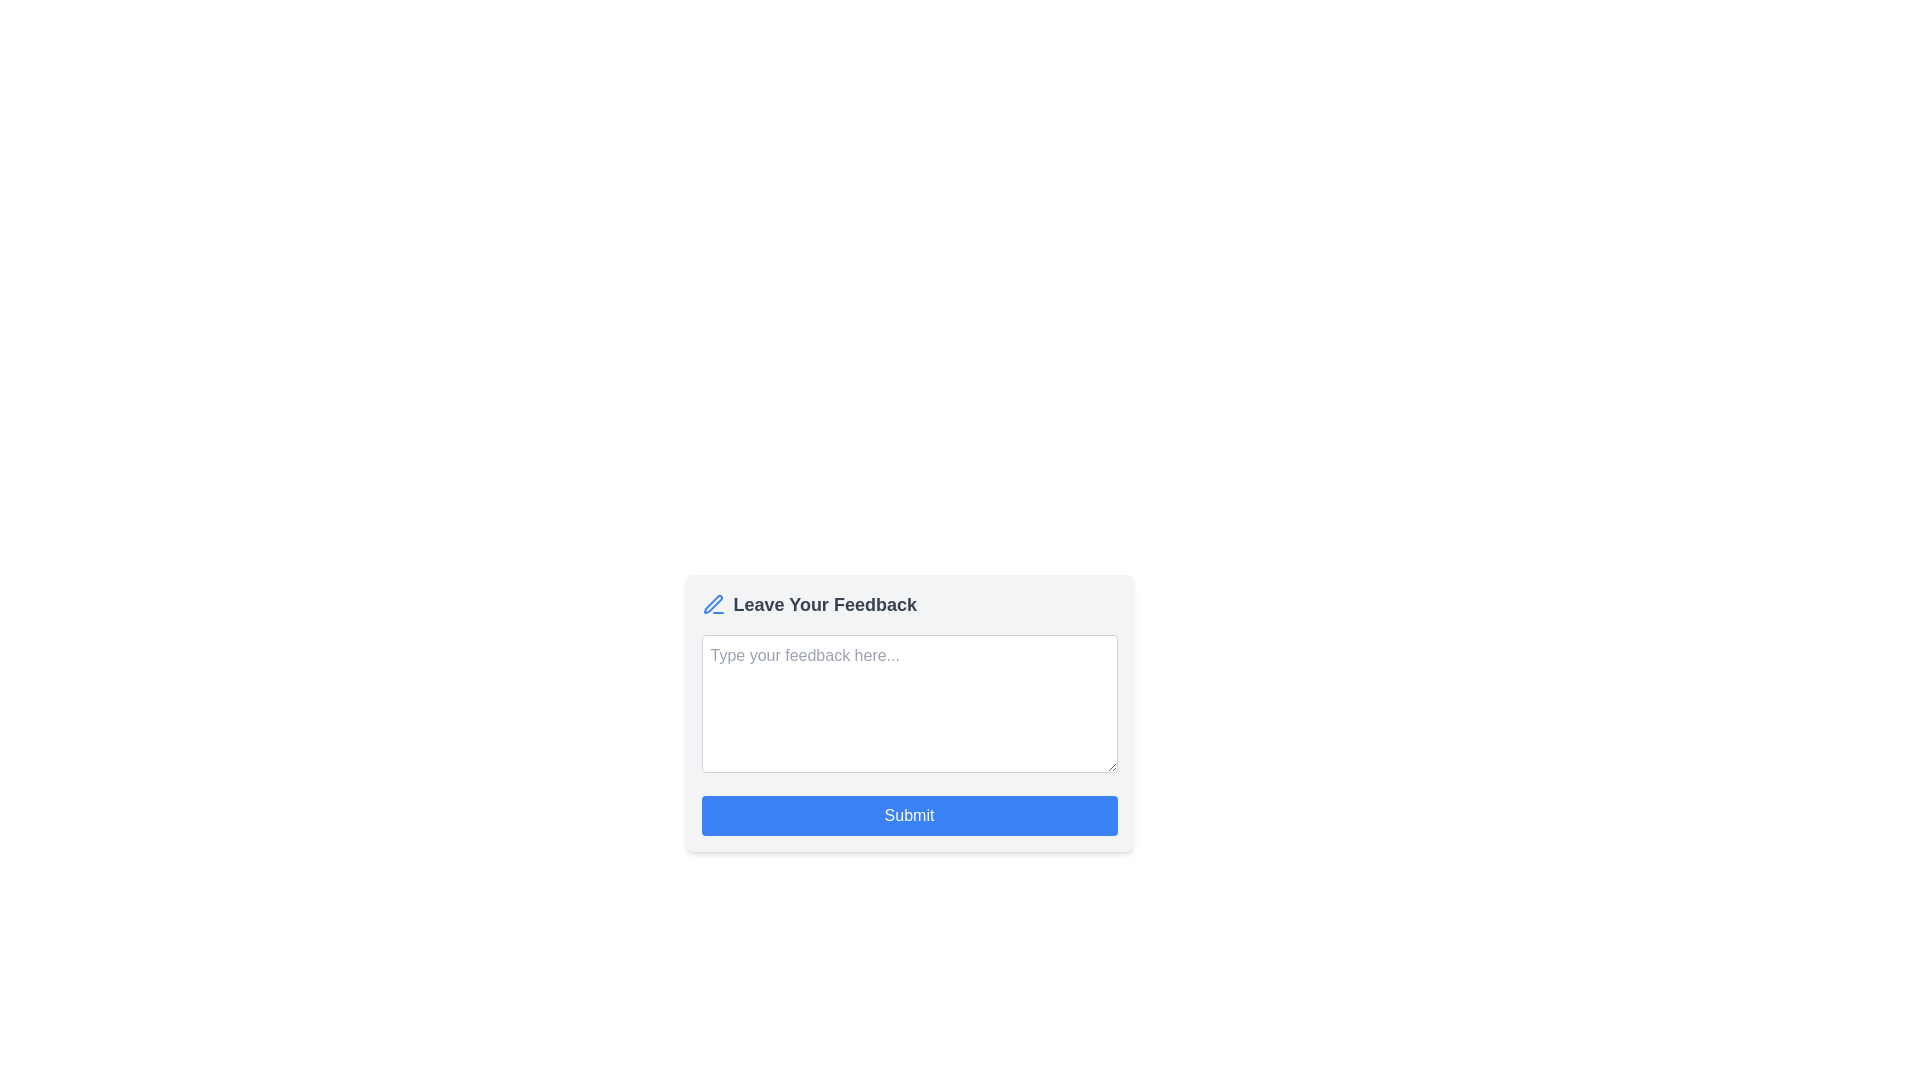  Describe the element at coordinates (825, 604) in the screenshot. I see `the text label that says 'Leave Your Feedback', which is prominently displayed in a large, bold gray font at the top of the feedback form` at that location.